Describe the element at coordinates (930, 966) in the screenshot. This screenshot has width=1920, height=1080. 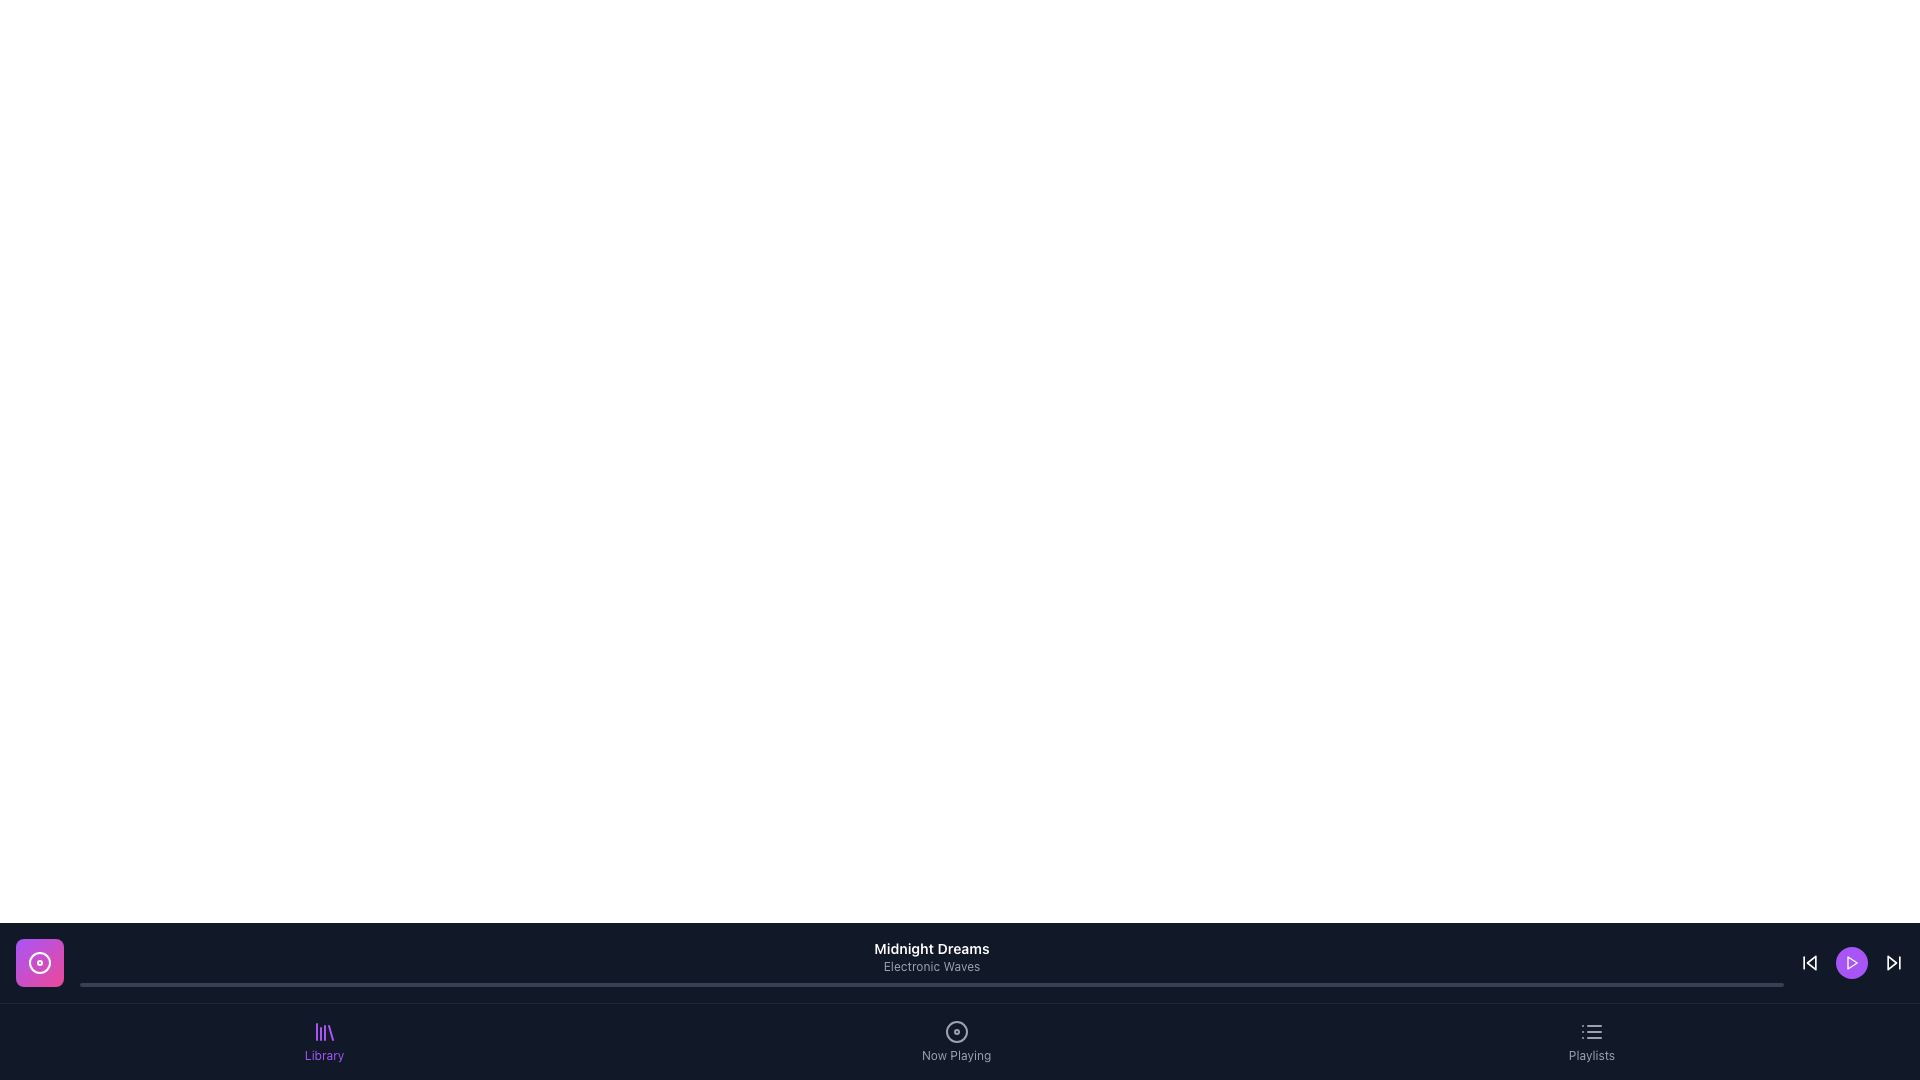
I see `the text label located directly beneath the text 'Midnight Dreams', which serves as a subtitle or descriptive label` at that location.